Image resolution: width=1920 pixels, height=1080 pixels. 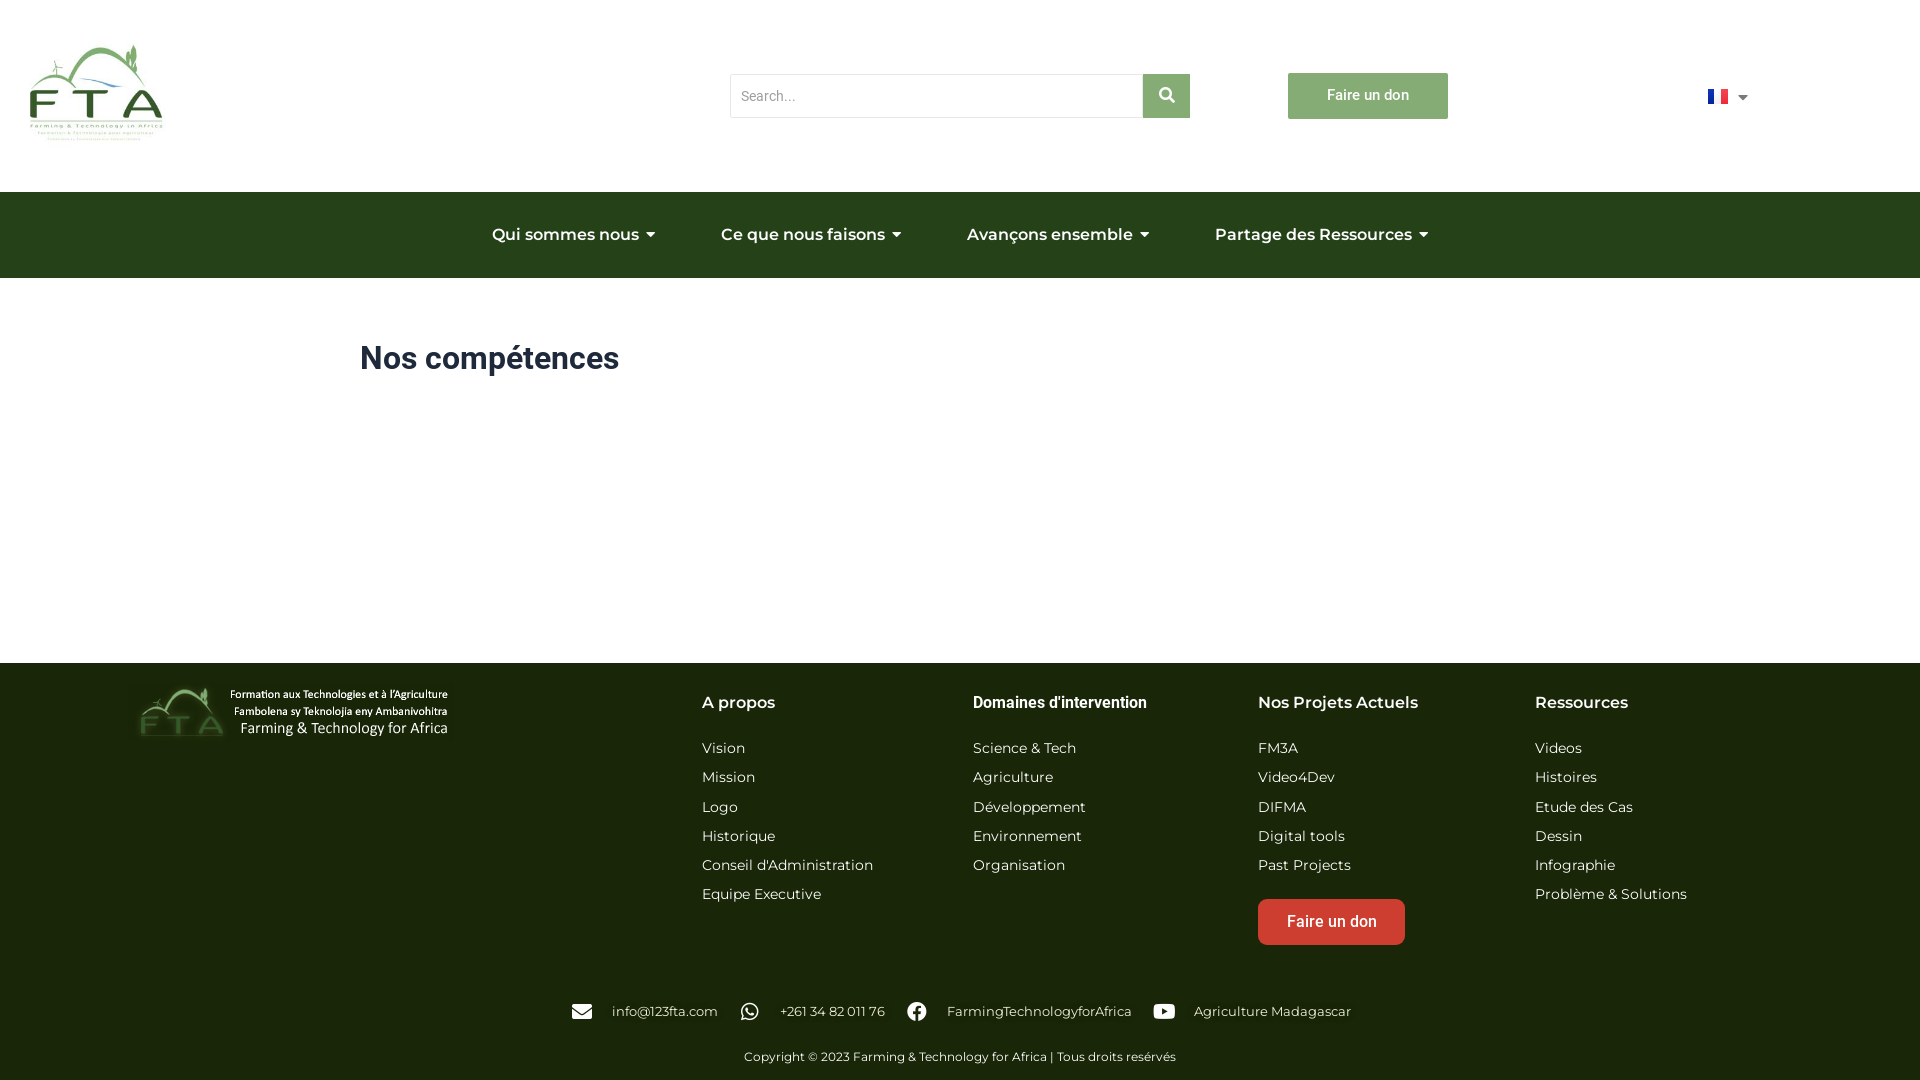 I want to click on 'Partage des Ressources', so click(x=1321, y=234).